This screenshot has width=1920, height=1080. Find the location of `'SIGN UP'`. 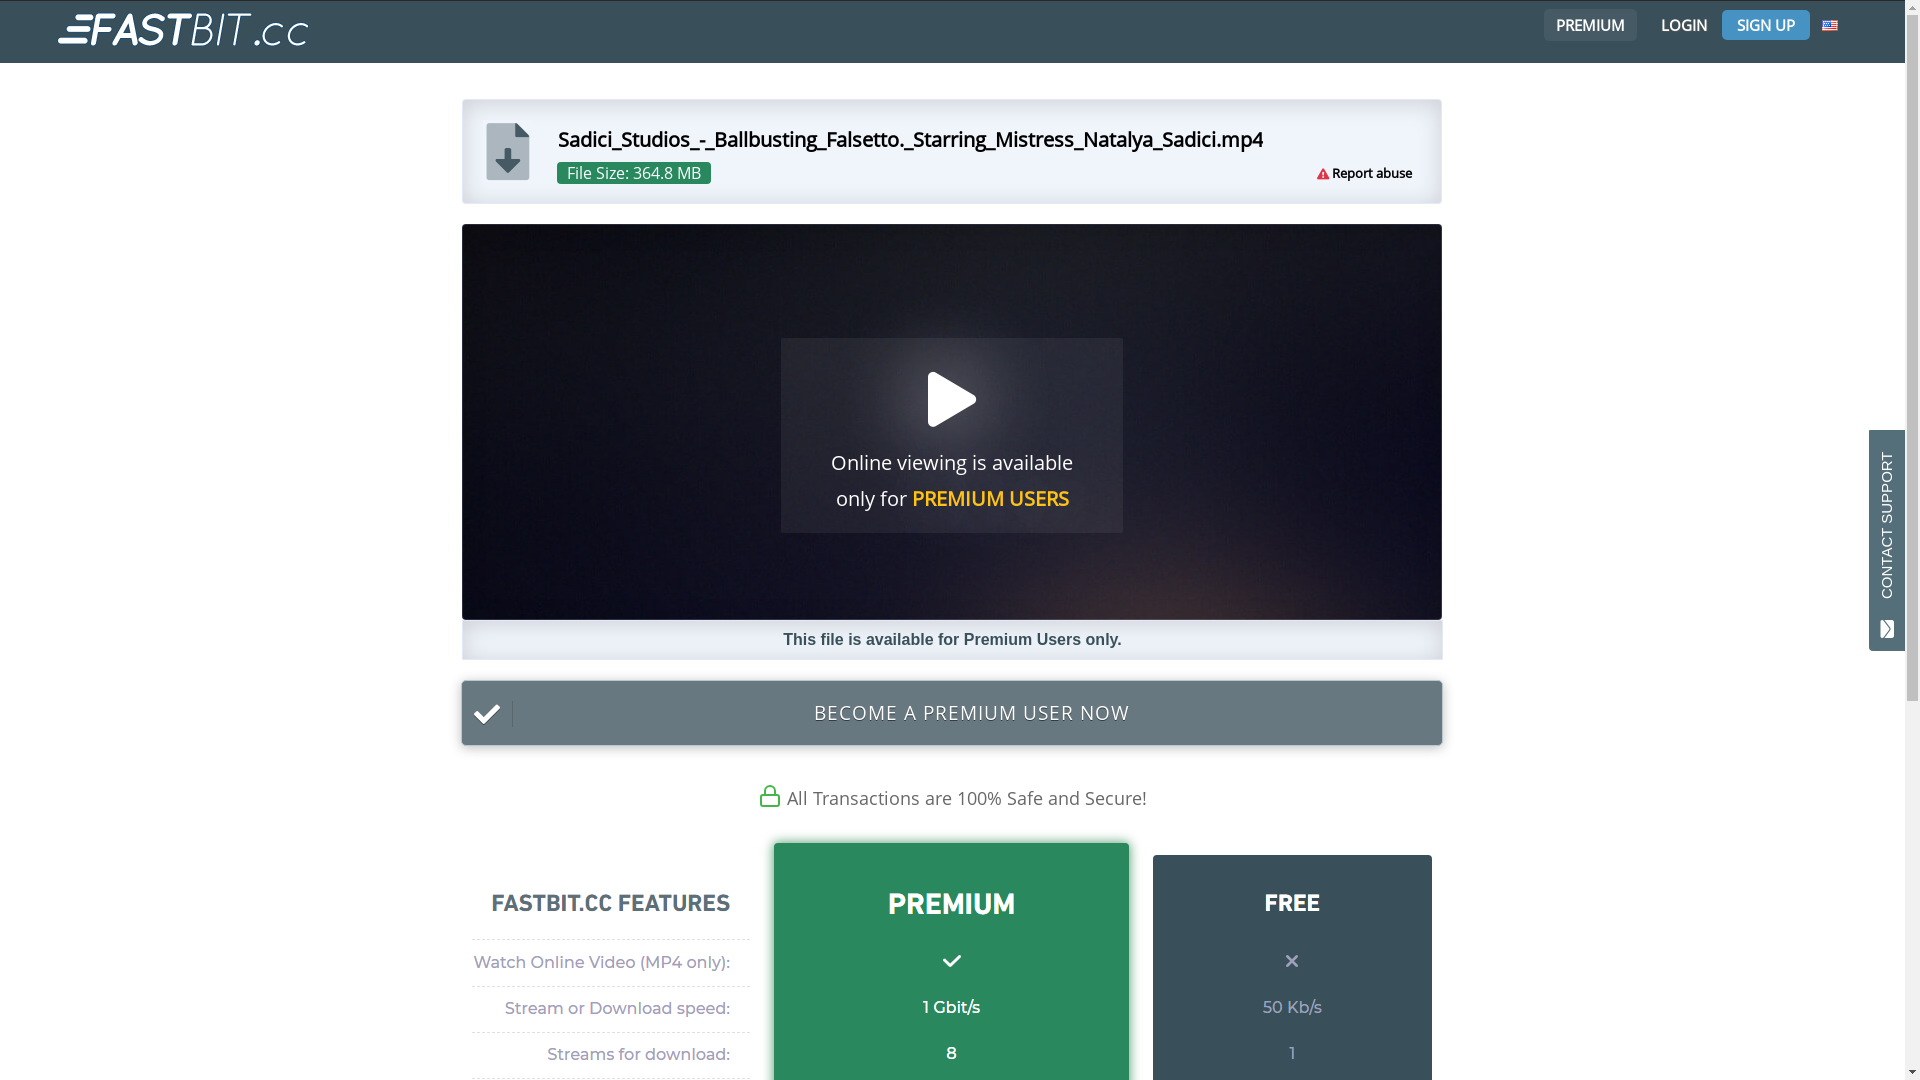

'SIGN UP' is located at coordinates (1766, 24).